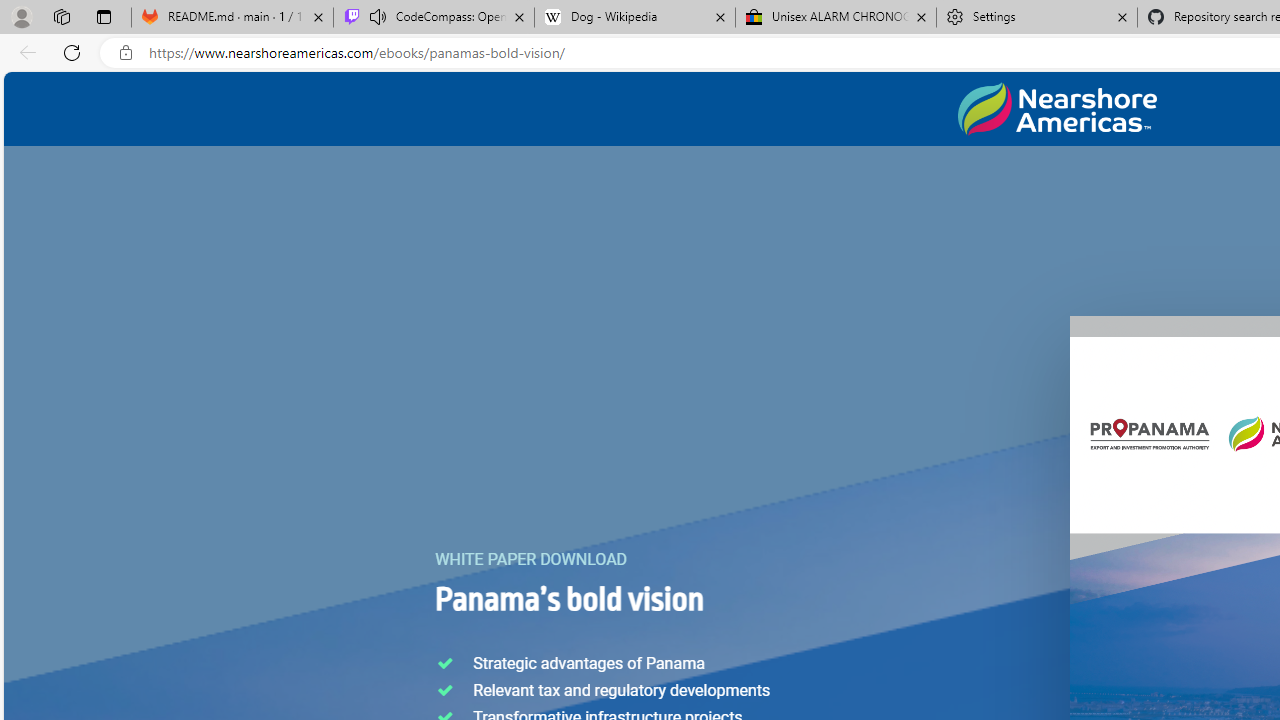 This screenshot has width=1280, height=720. I want to click on 'Refresh', so click(72, 51).